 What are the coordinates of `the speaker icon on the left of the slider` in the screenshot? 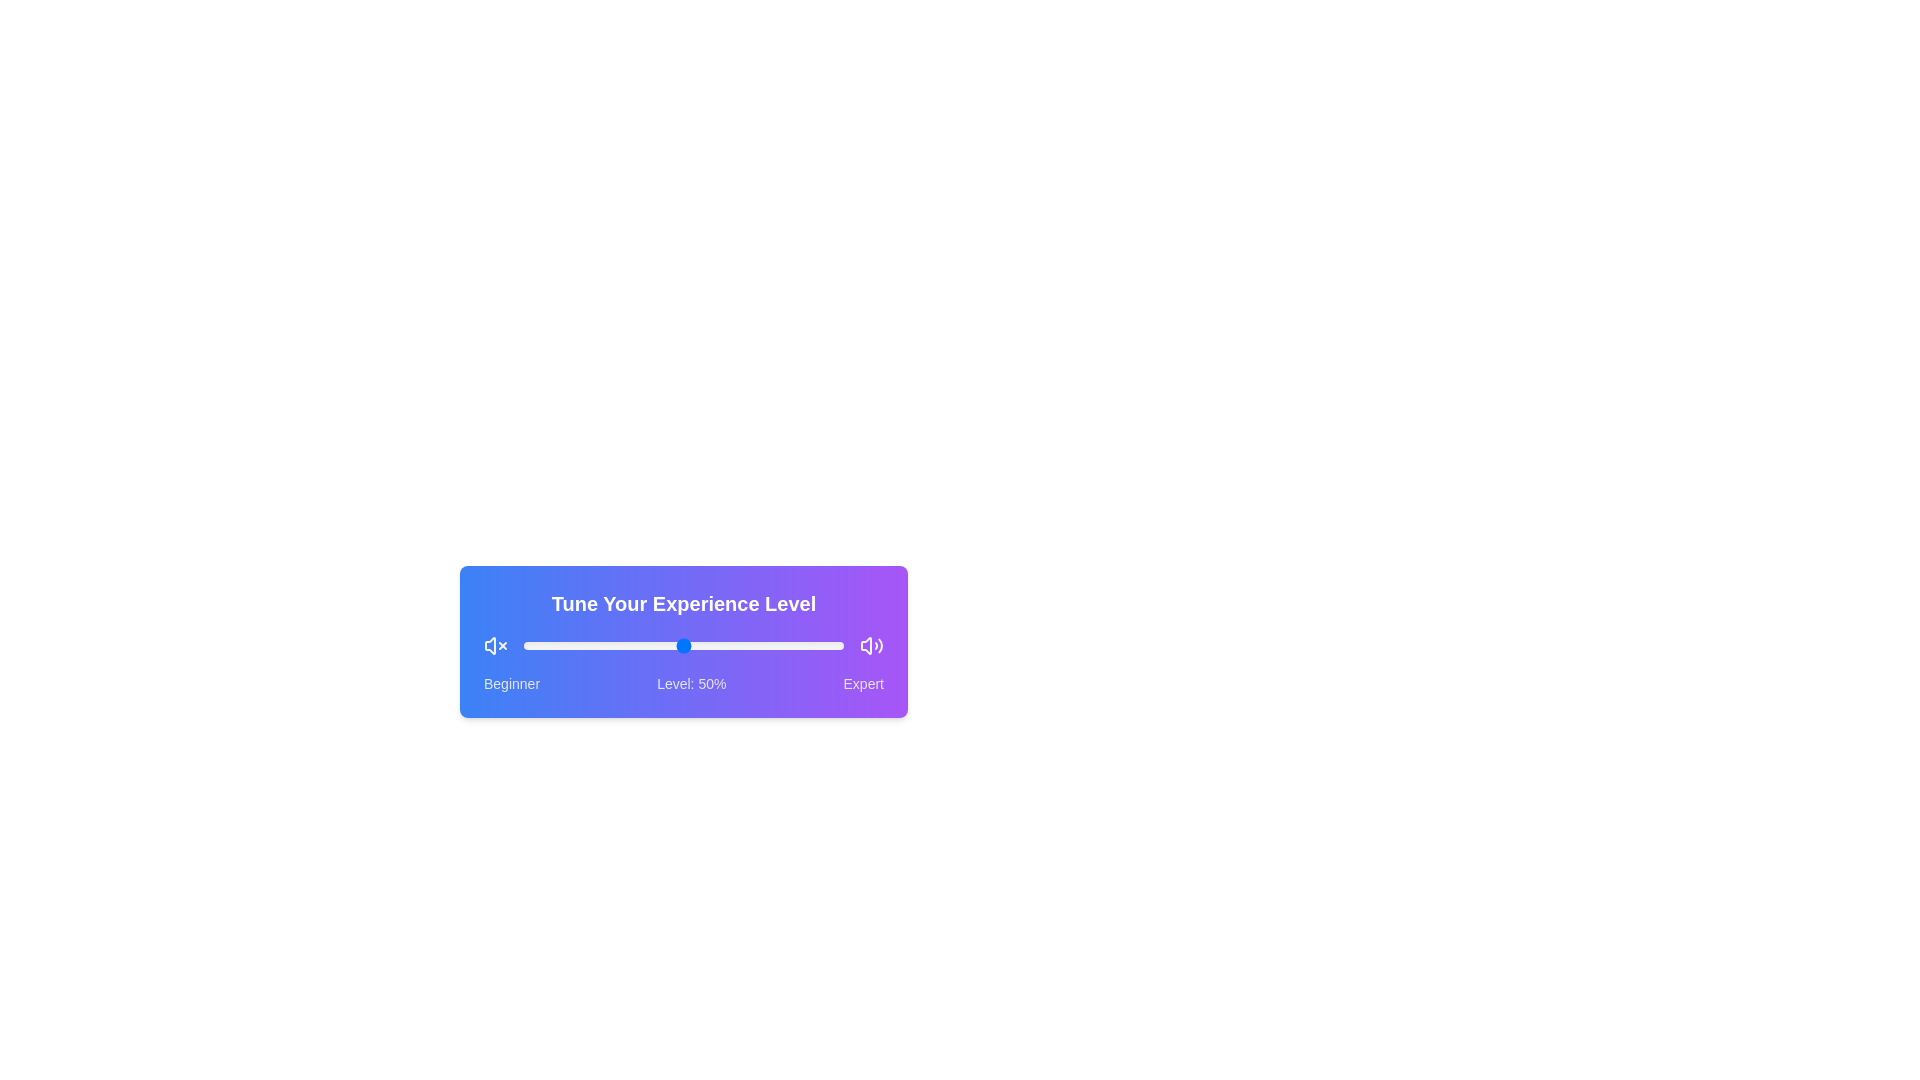 It's located at (495, 645).